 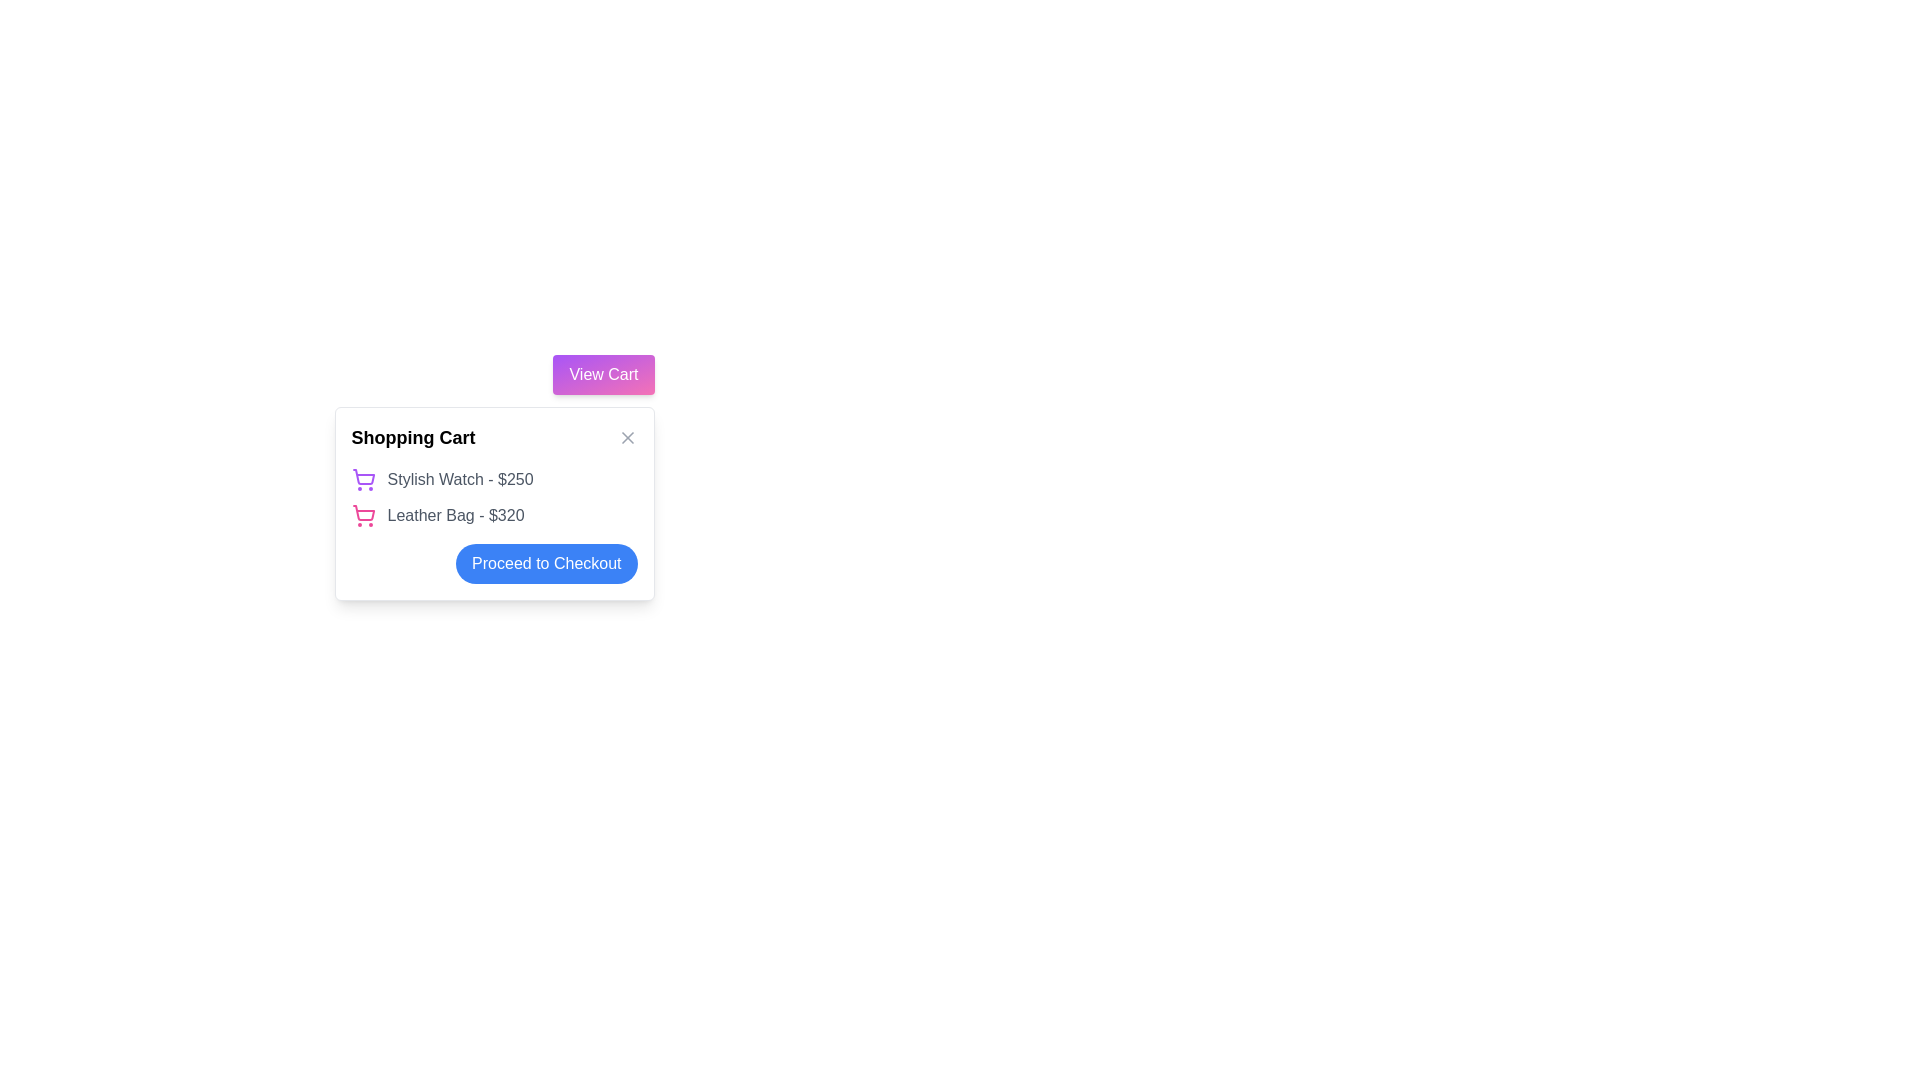 I want to click on the second text-based list item in the Shopping Cart section that displays the product details, located directly below the 'Stylish Watch - $250', so click(x=494, y=515).